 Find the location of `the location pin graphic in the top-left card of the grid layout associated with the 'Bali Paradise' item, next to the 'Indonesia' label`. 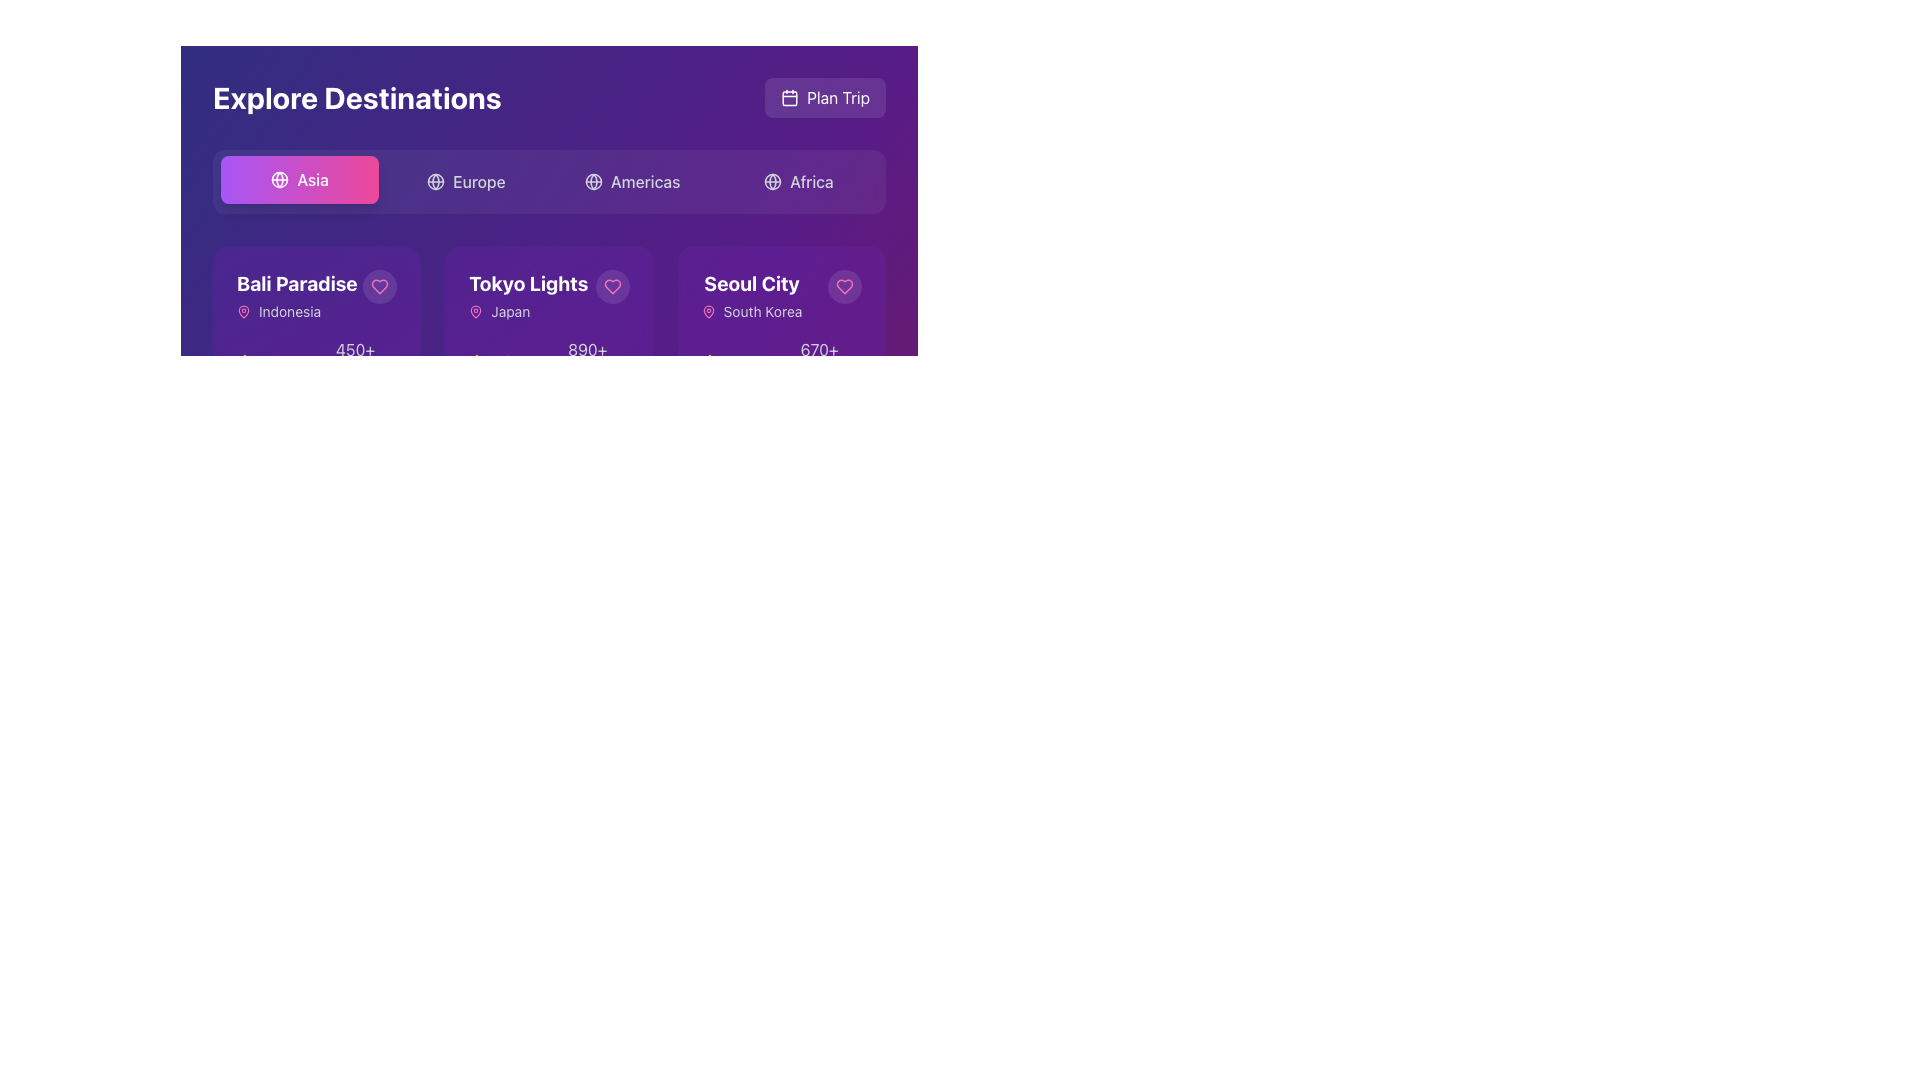

the location pin graphic in the top-left card of the grid layout associated with the 'Bali Paradise' item, next to the 'Indonesia' label is located at coordinates (243, 311).